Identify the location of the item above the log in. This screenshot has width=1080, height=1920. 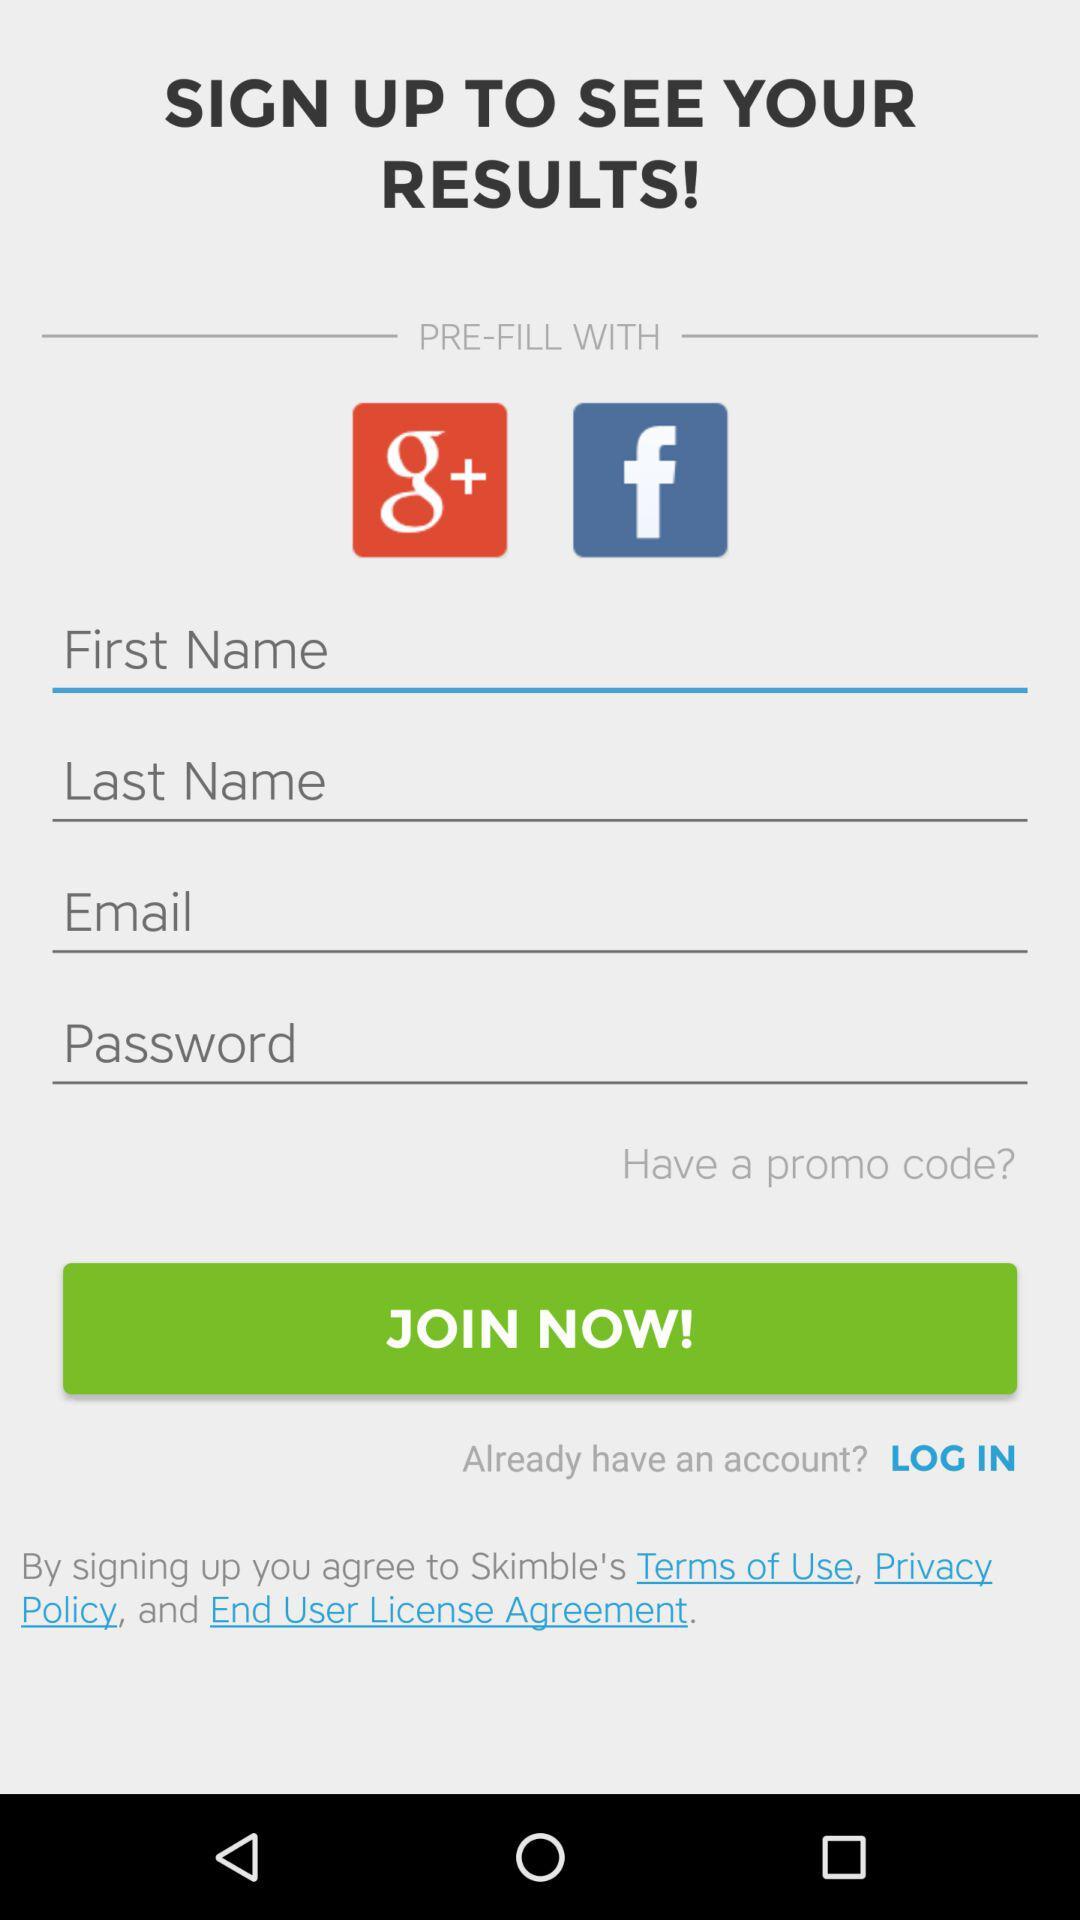
(540, 1328).